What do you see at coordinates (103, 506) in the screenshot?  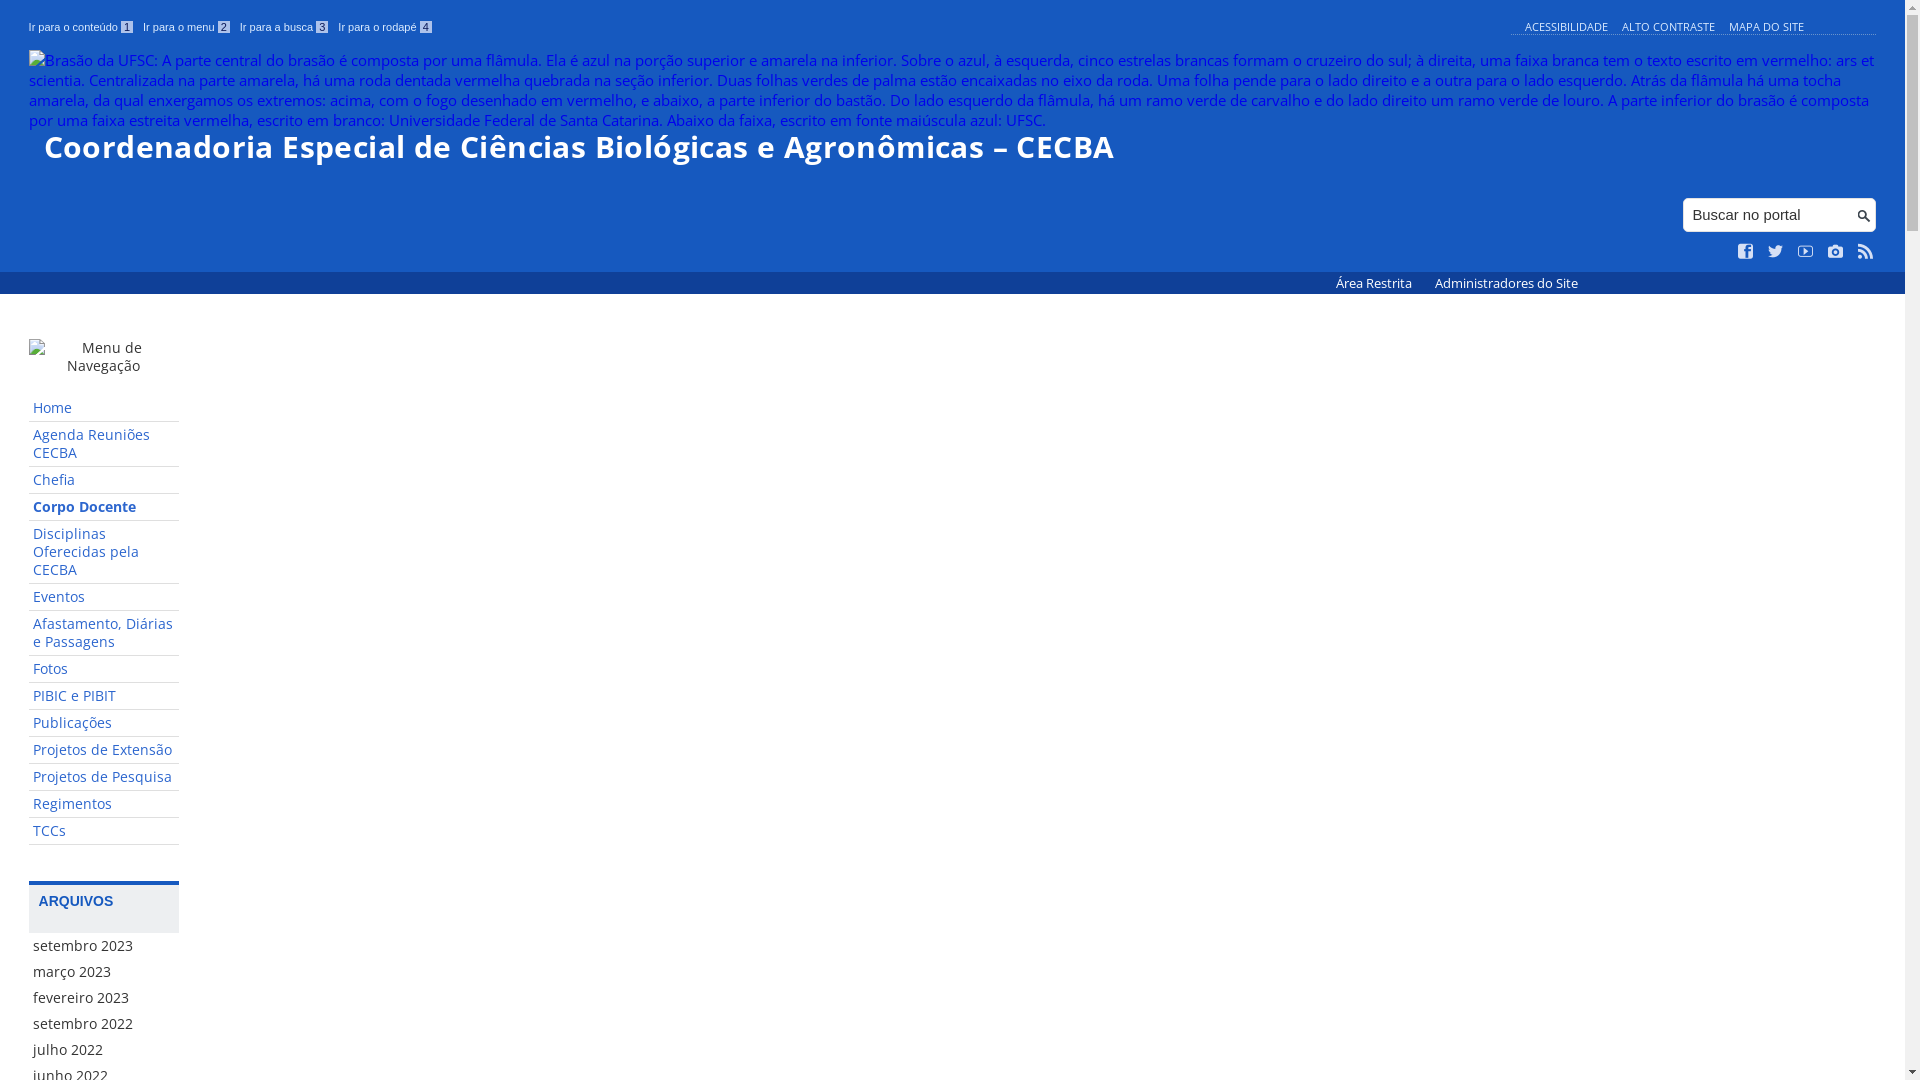 I see `'Corpo Docente'` at bounding box center [103, 506].